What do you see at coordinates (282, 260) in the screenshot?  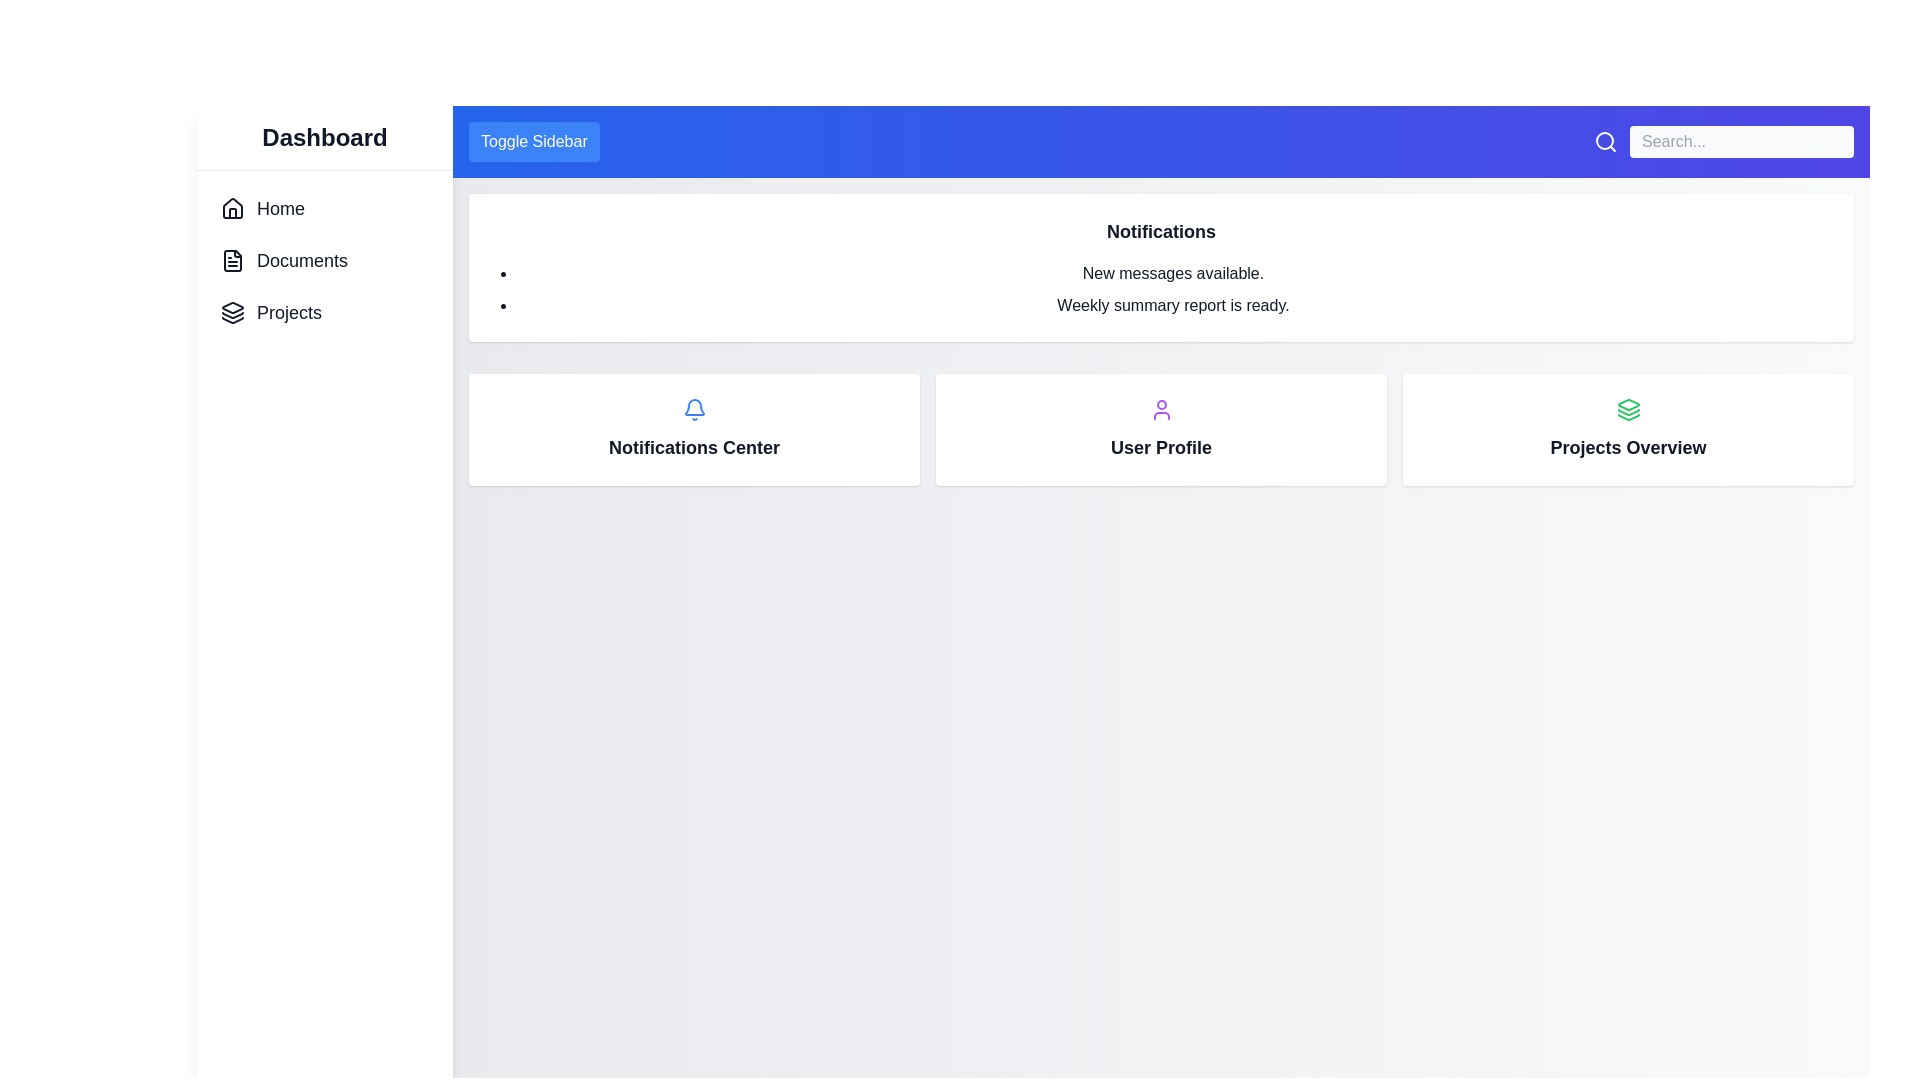 I see `the 'Documents' button located in the left sidebar, which is the second item below 'Home' and above 'Projects'` at bounding box center [282, 260].